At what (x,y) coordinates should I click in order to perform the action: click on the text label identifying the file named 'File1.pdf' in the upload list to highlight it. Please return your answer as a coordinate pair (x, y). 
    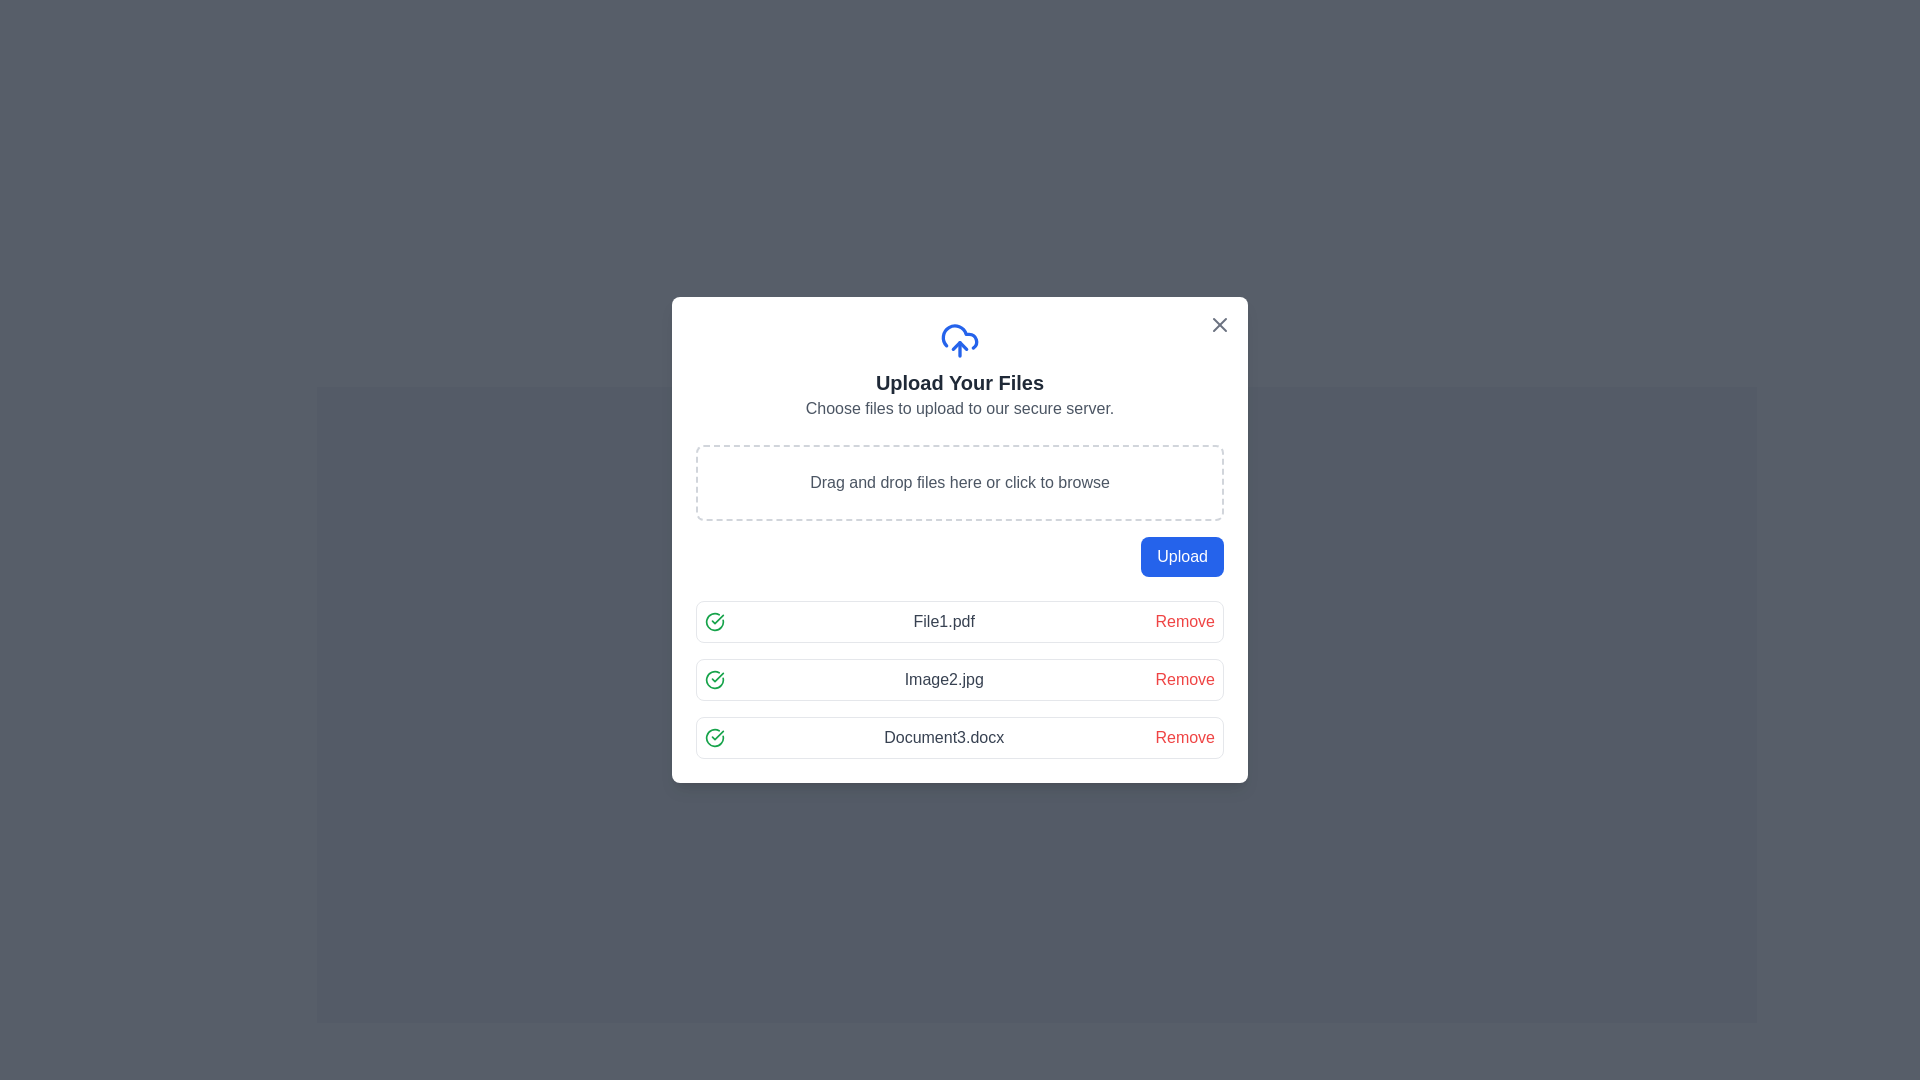
    Looking at the image, I should click on (943, 620).